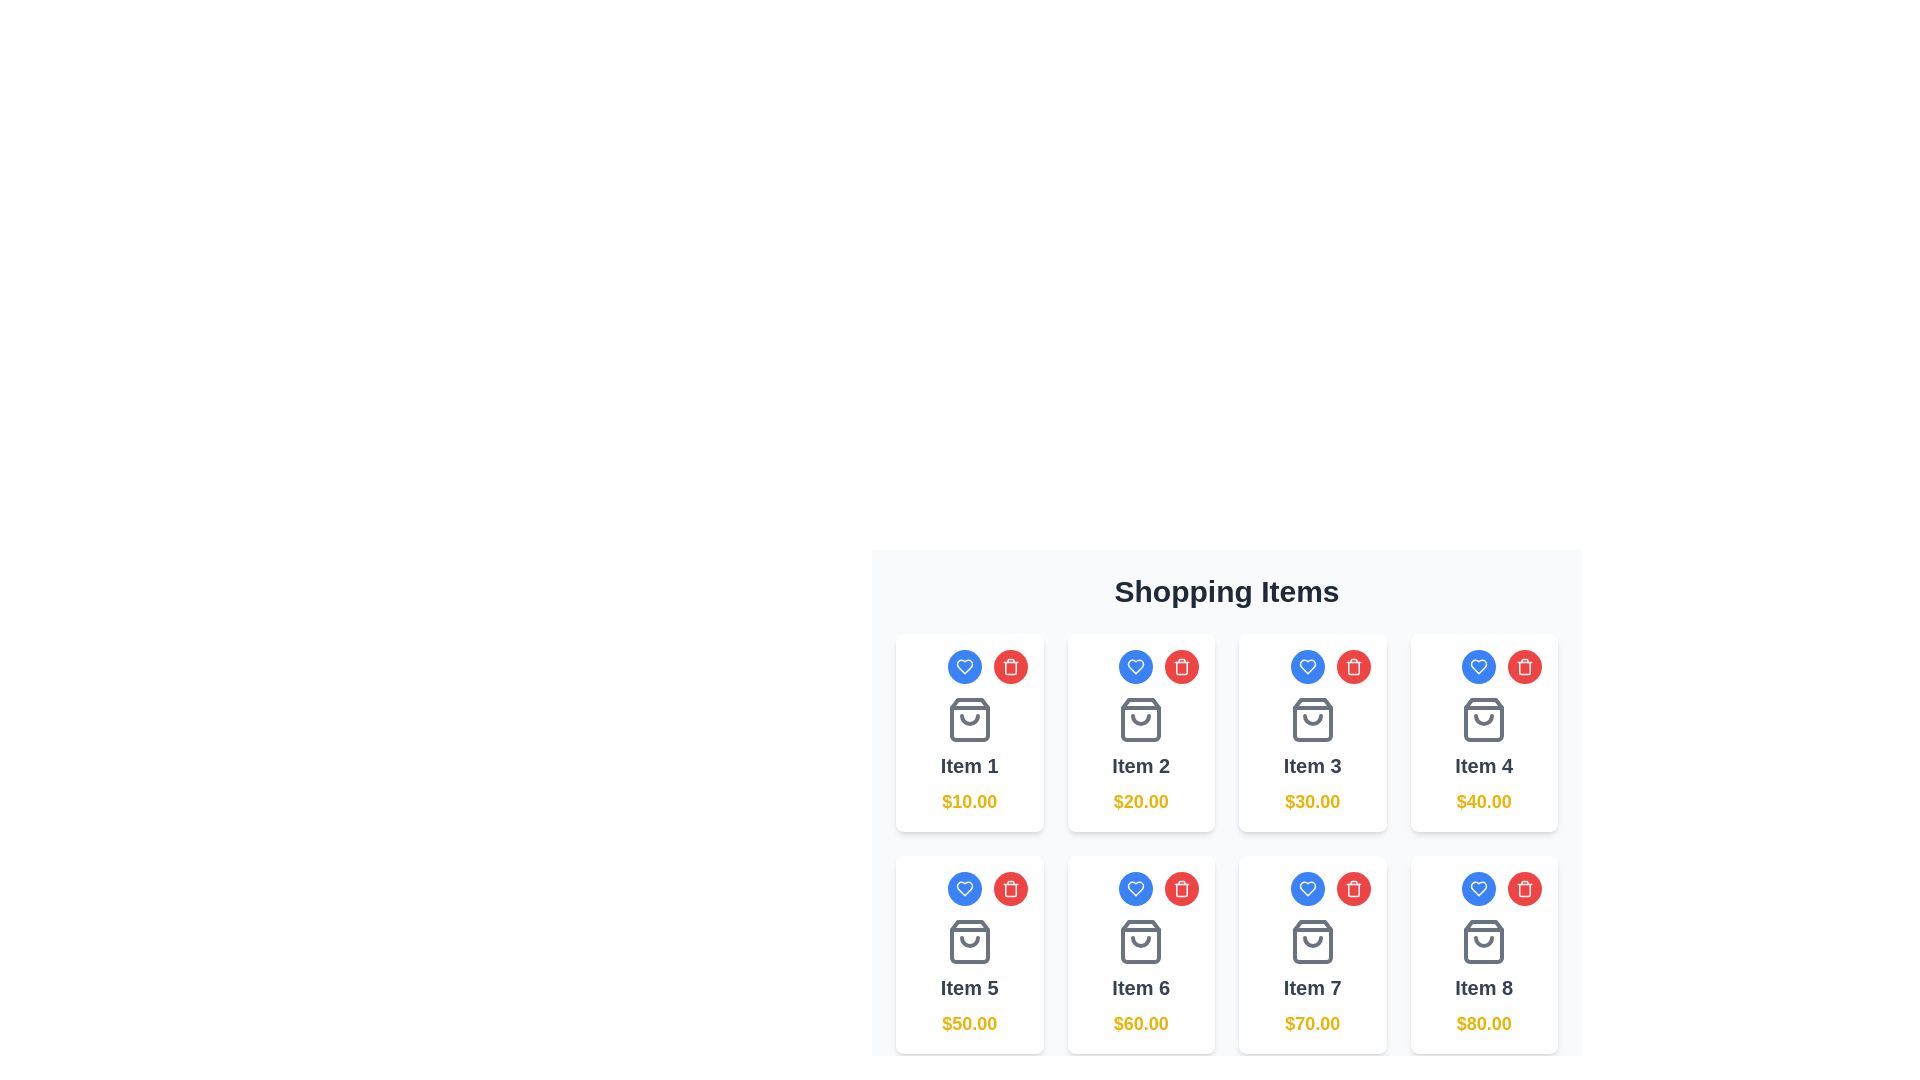 This screenshot has width=1920, height=1080. Describe the element at coordinates (1136, 887) in the screenshot. I see `the heart-shaped icon button with a blue background located at the top-left corner of the 'Item 6' card for accessibility` at that location.